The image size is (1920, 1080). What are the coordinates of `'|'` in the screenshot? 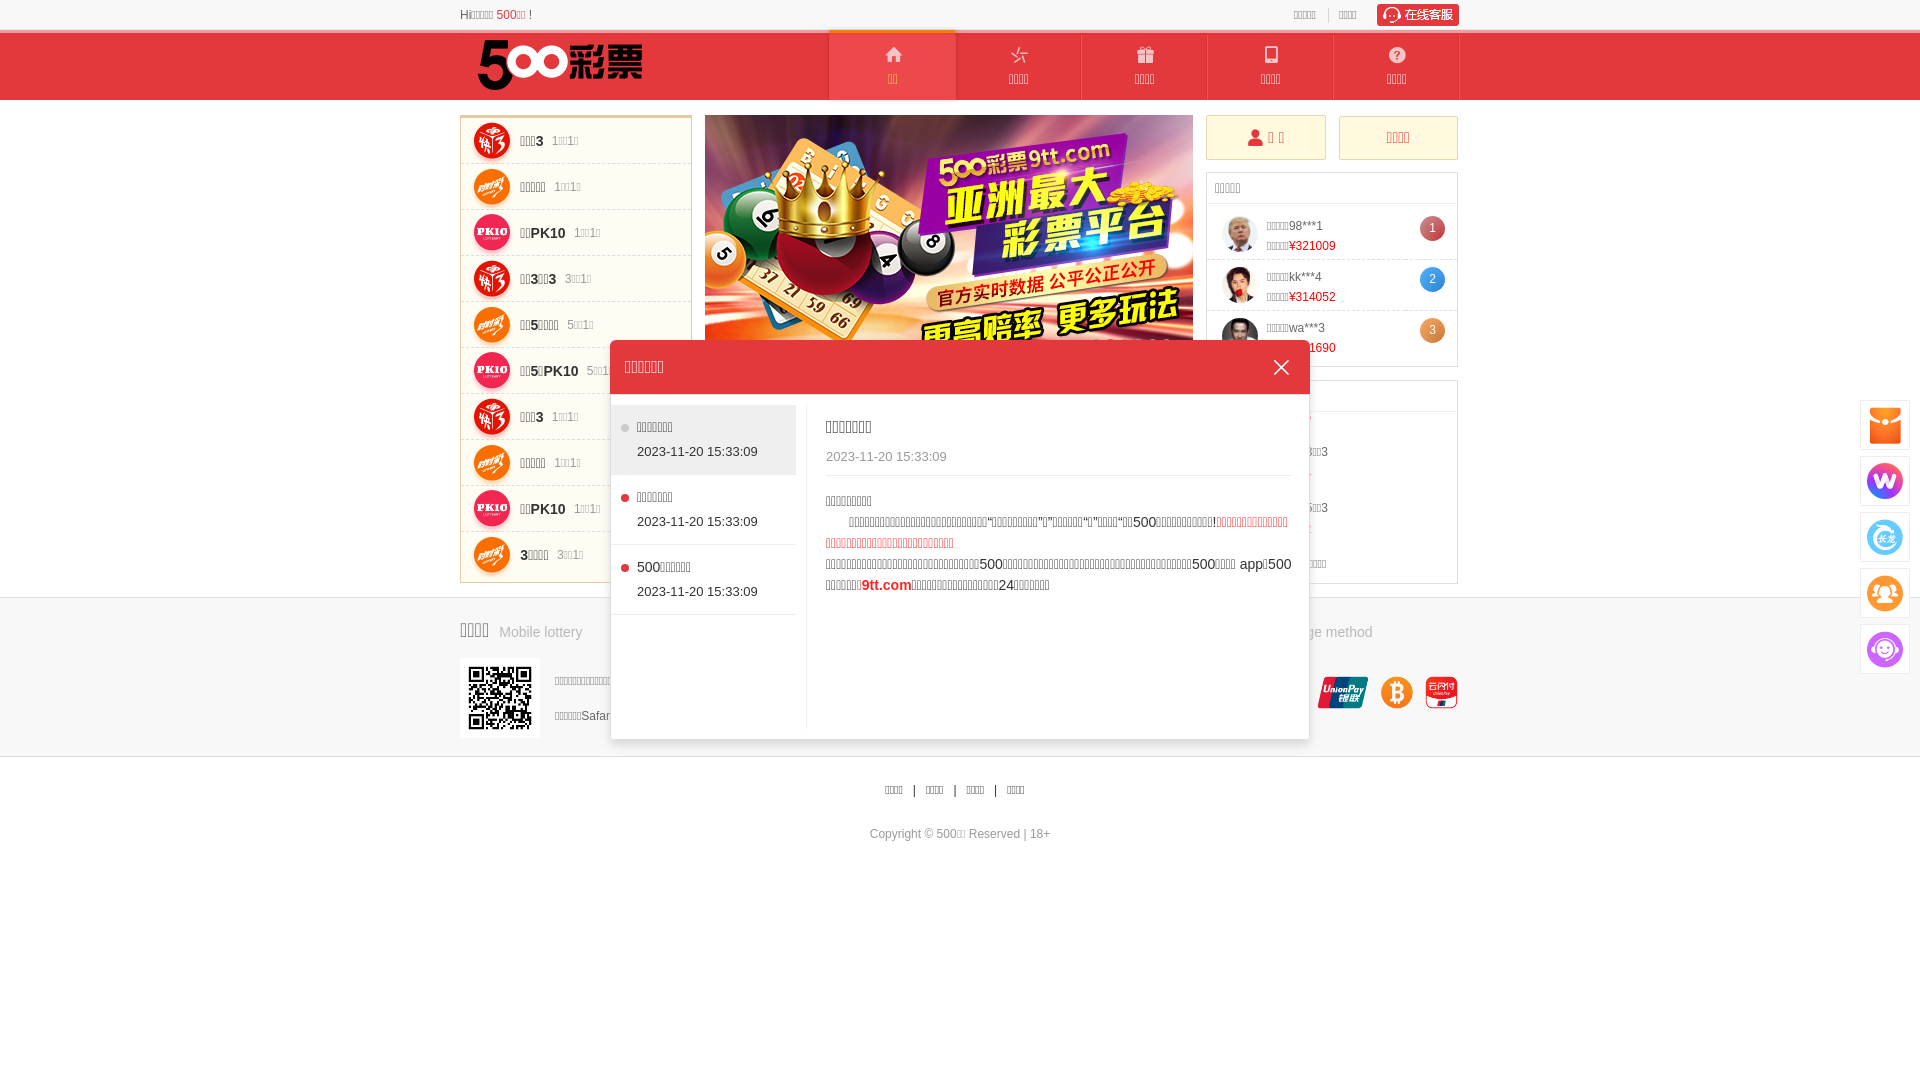 It's located at (995, 789).